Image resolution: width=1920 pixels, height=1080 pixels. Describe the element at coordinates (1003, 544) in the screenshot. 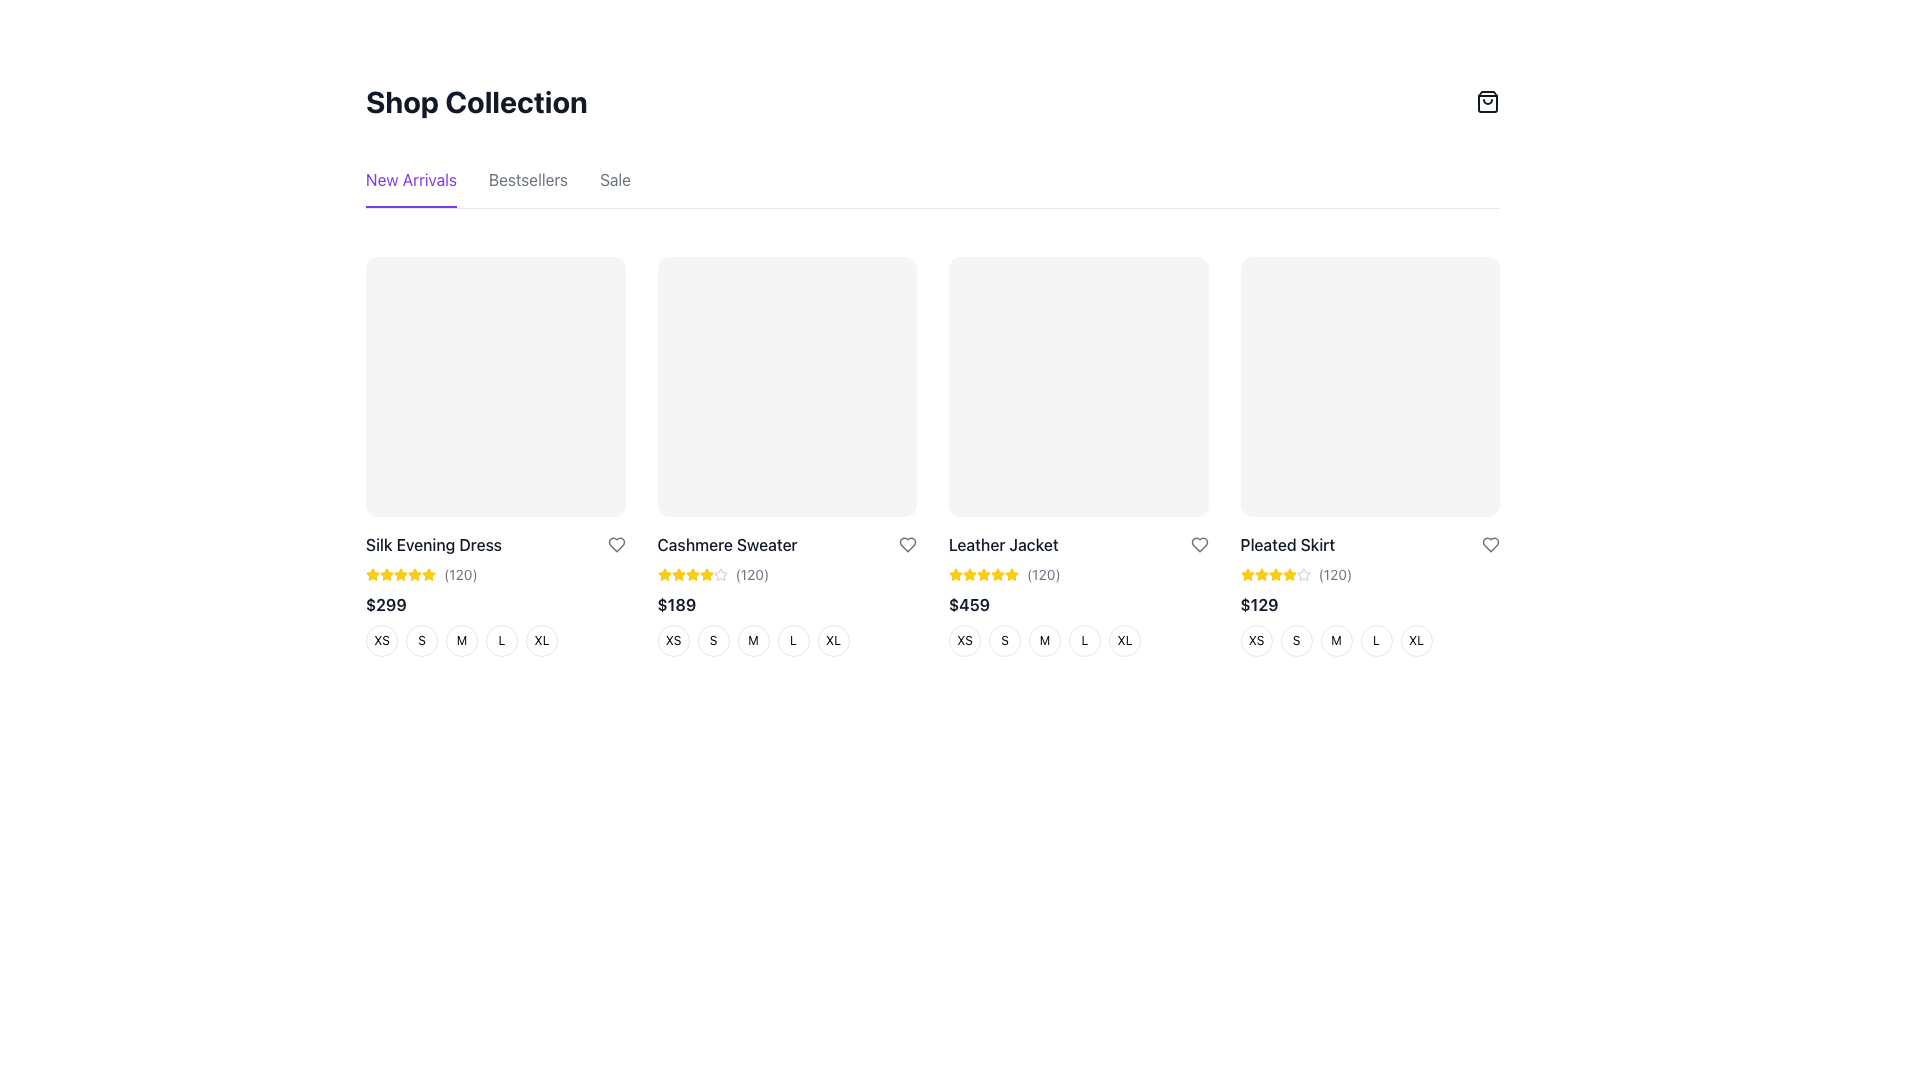

I see `text of the 'Leather Jacket' label, which is displayed in a medium-weight, dark gray font within the third product card, located below the image placeholder` at that location.